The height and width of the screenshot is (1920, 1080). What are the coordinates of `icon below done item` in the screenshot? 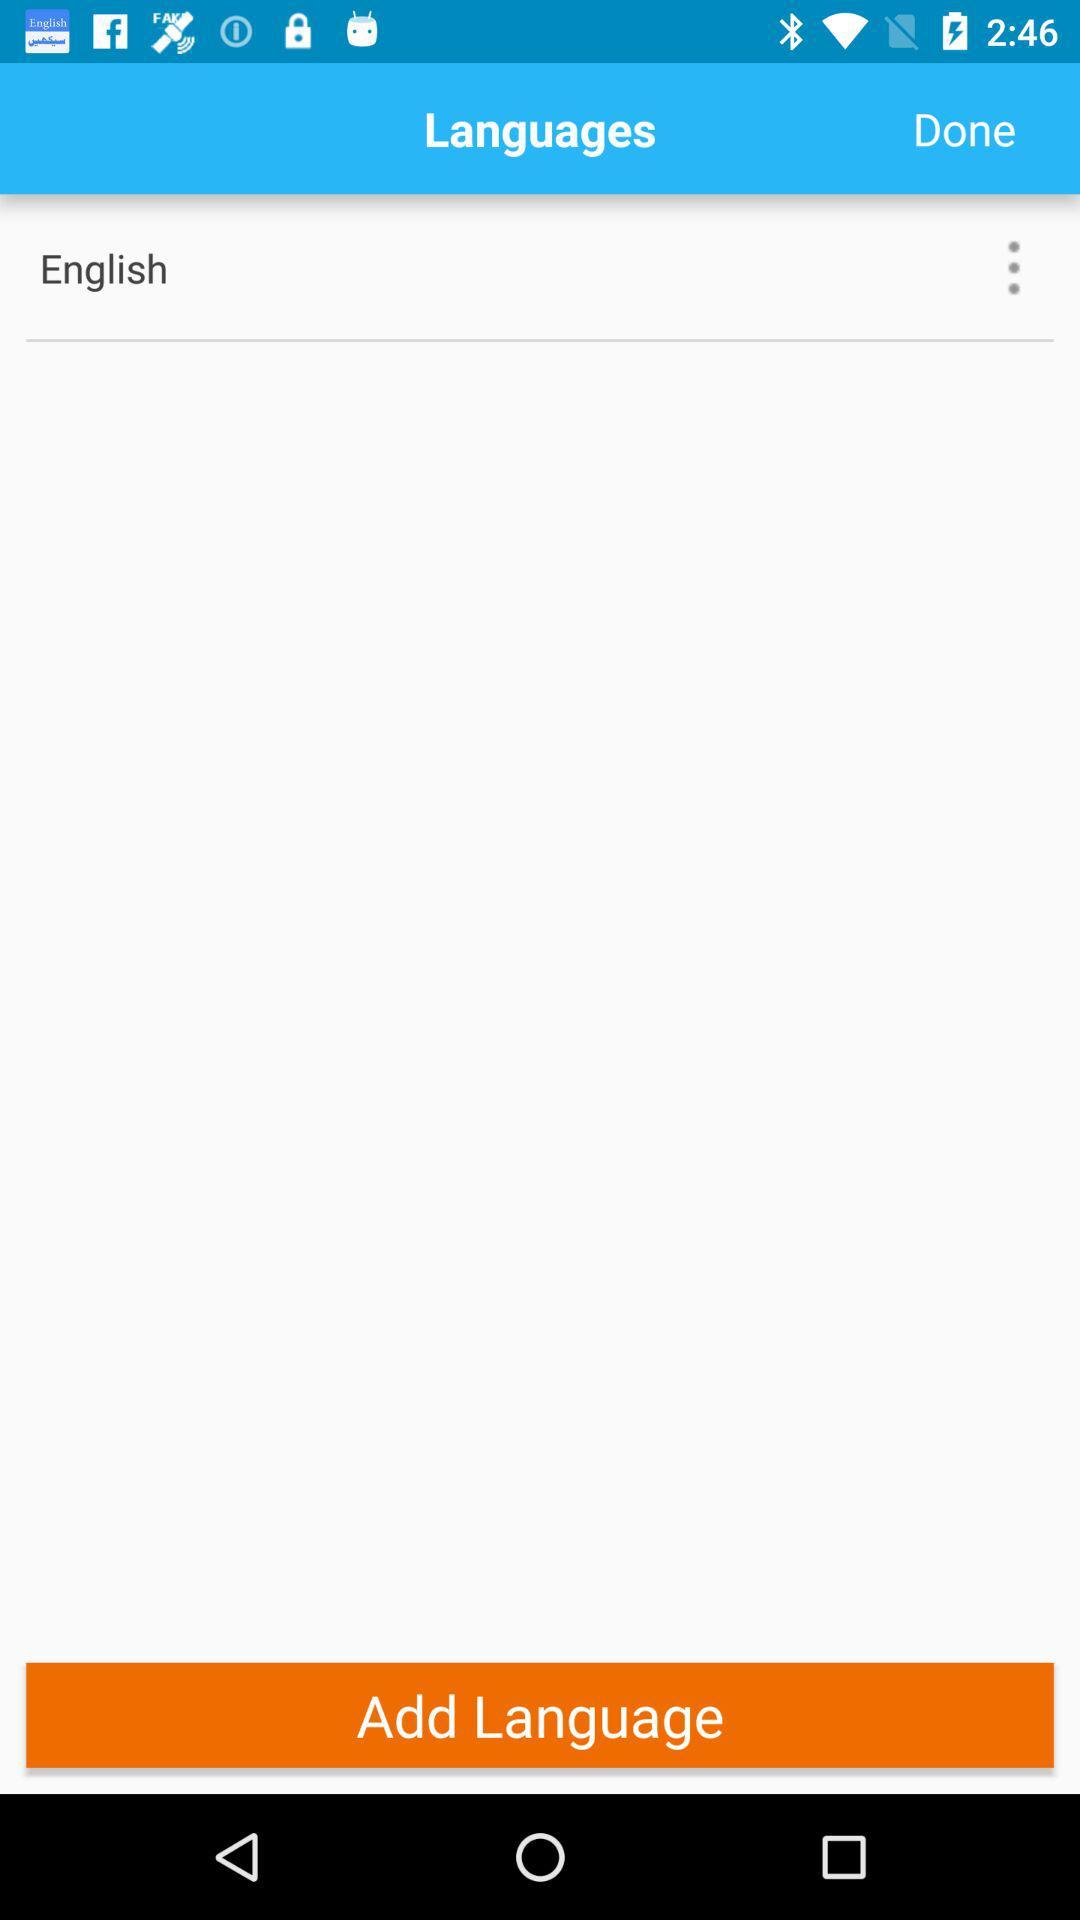 It's located at (1014, 266).